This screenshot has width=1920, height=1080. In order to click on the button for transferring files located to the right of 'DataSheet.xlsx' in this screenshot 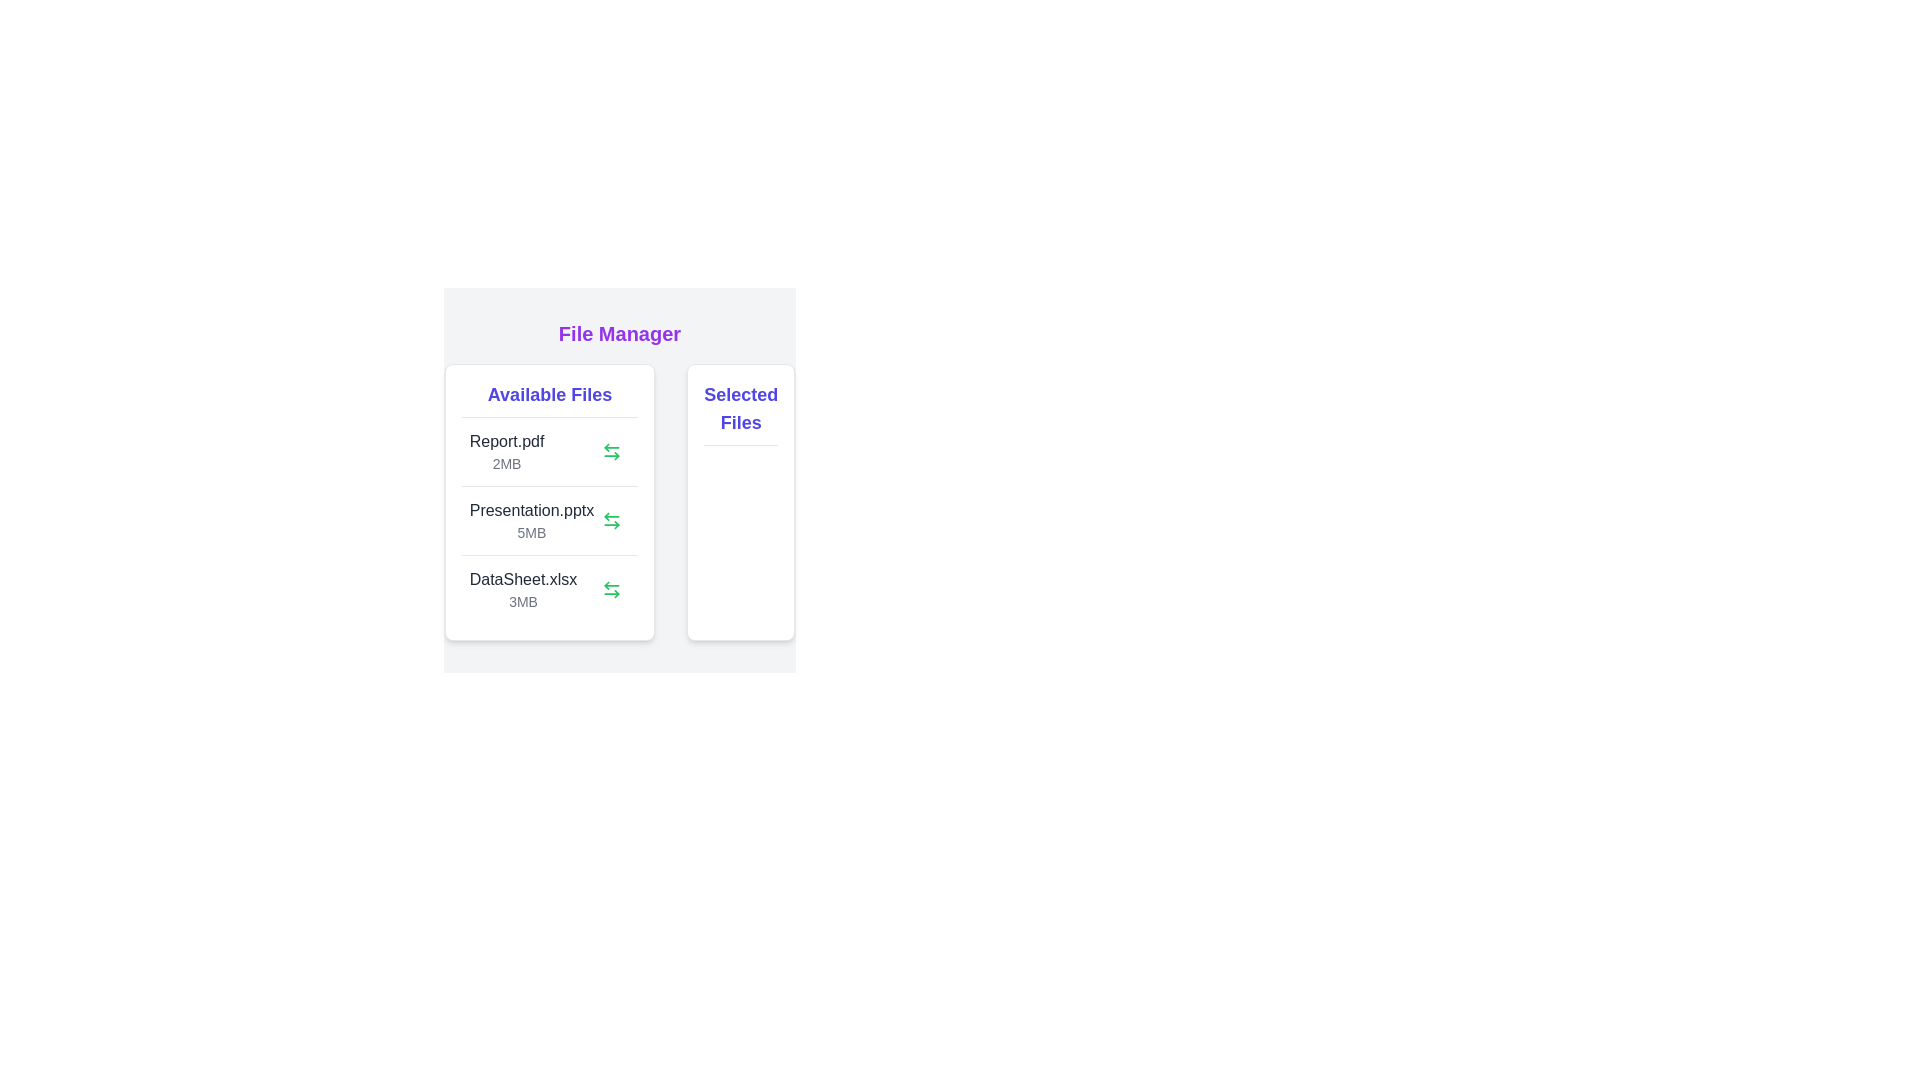, I will do `click(611, 589)`.